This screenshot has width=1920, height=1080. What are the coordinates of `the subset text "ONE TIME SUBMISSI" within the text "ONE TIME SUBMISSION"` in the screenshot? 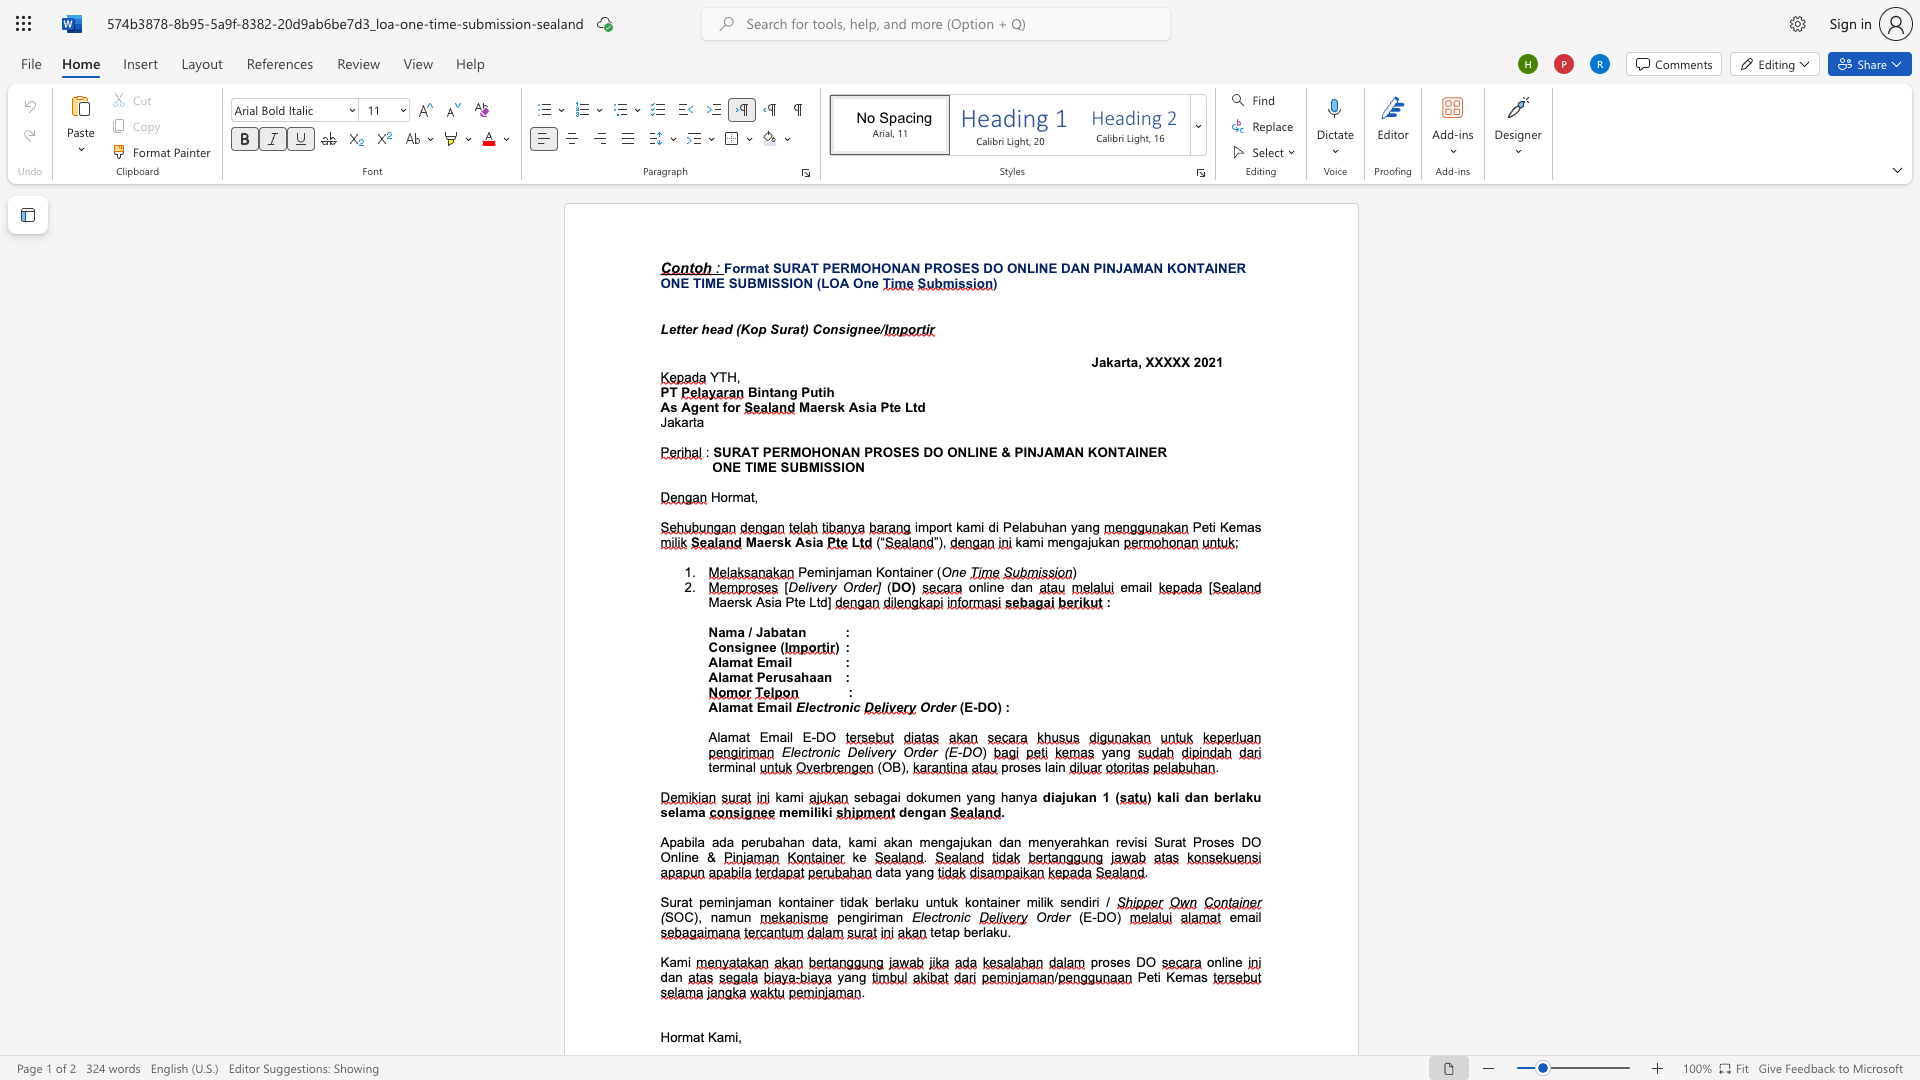 It's located at (712, 467).